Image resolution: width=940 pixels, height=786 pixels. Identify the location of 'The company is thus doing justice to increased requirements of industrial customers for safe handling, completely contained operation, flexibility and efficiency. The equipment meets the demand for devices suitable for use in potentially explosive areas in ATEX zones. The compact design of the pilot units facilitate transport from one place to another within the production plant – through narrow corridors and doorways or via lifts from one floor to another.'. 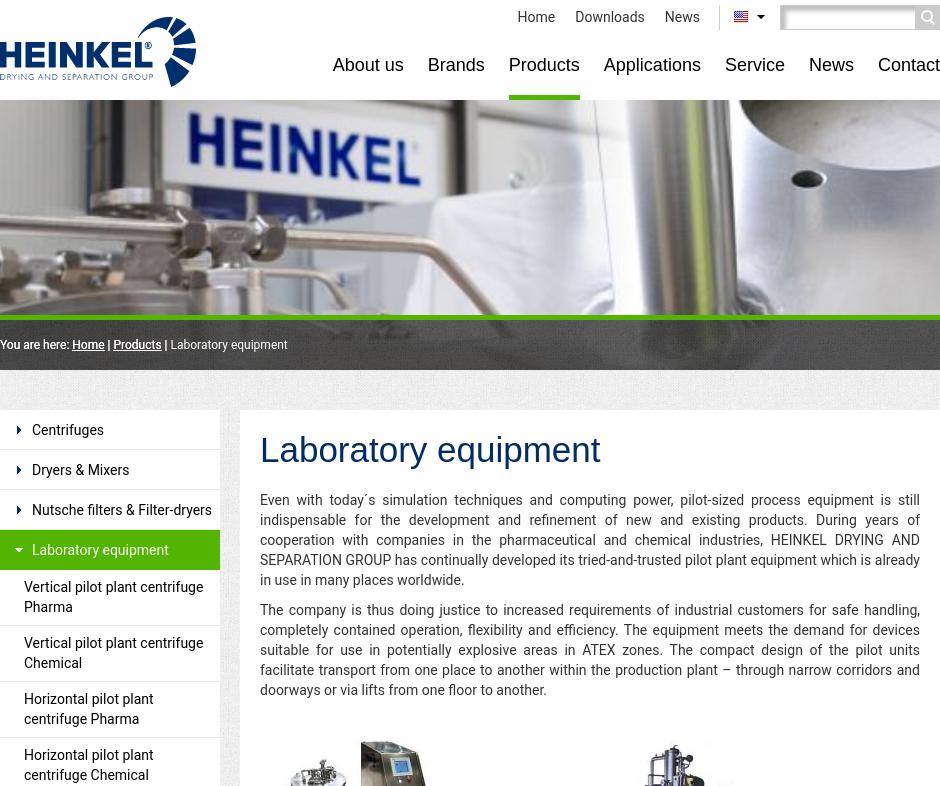
(589, 650).